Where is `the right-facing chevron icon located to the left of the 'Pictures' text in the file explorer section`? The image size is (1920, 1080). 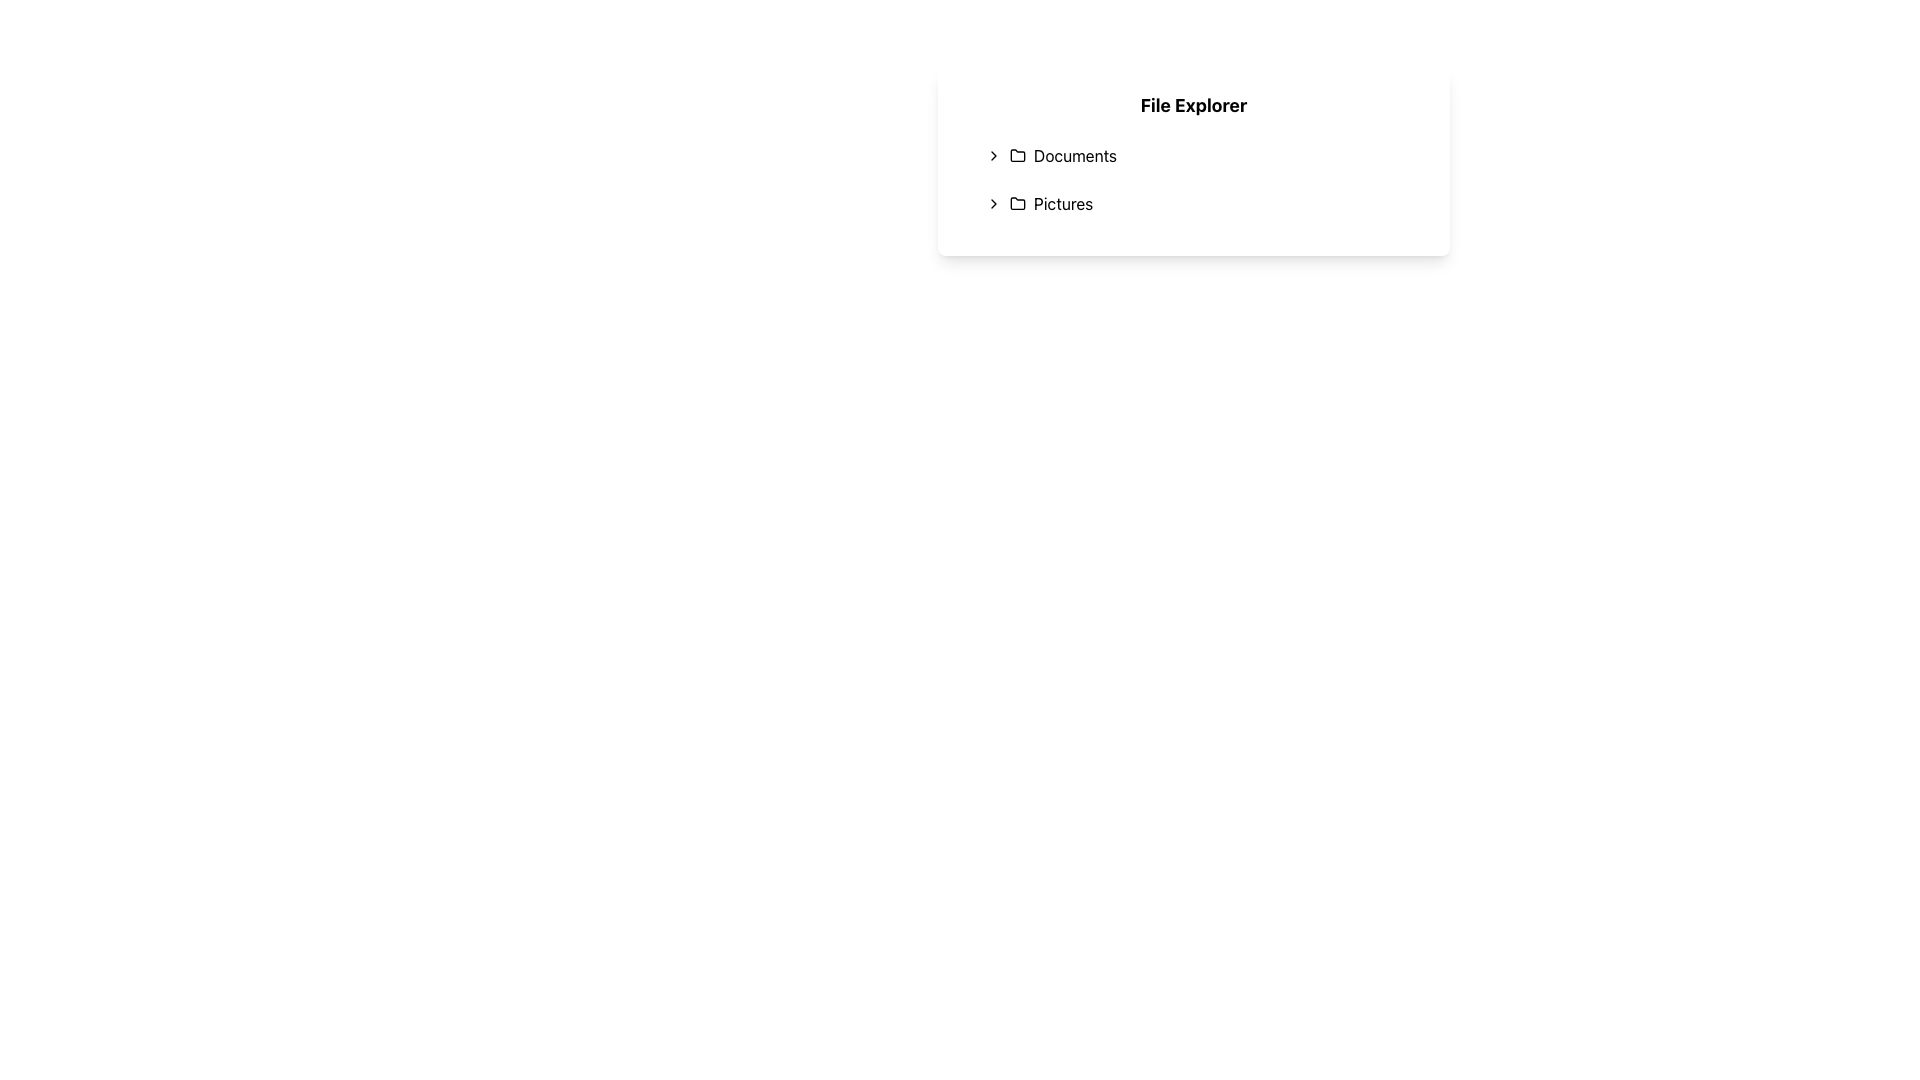 the right-facing chevron icon located to the left of the 'Pictures' text in the file explorer section is located at coordinates (993, 204).